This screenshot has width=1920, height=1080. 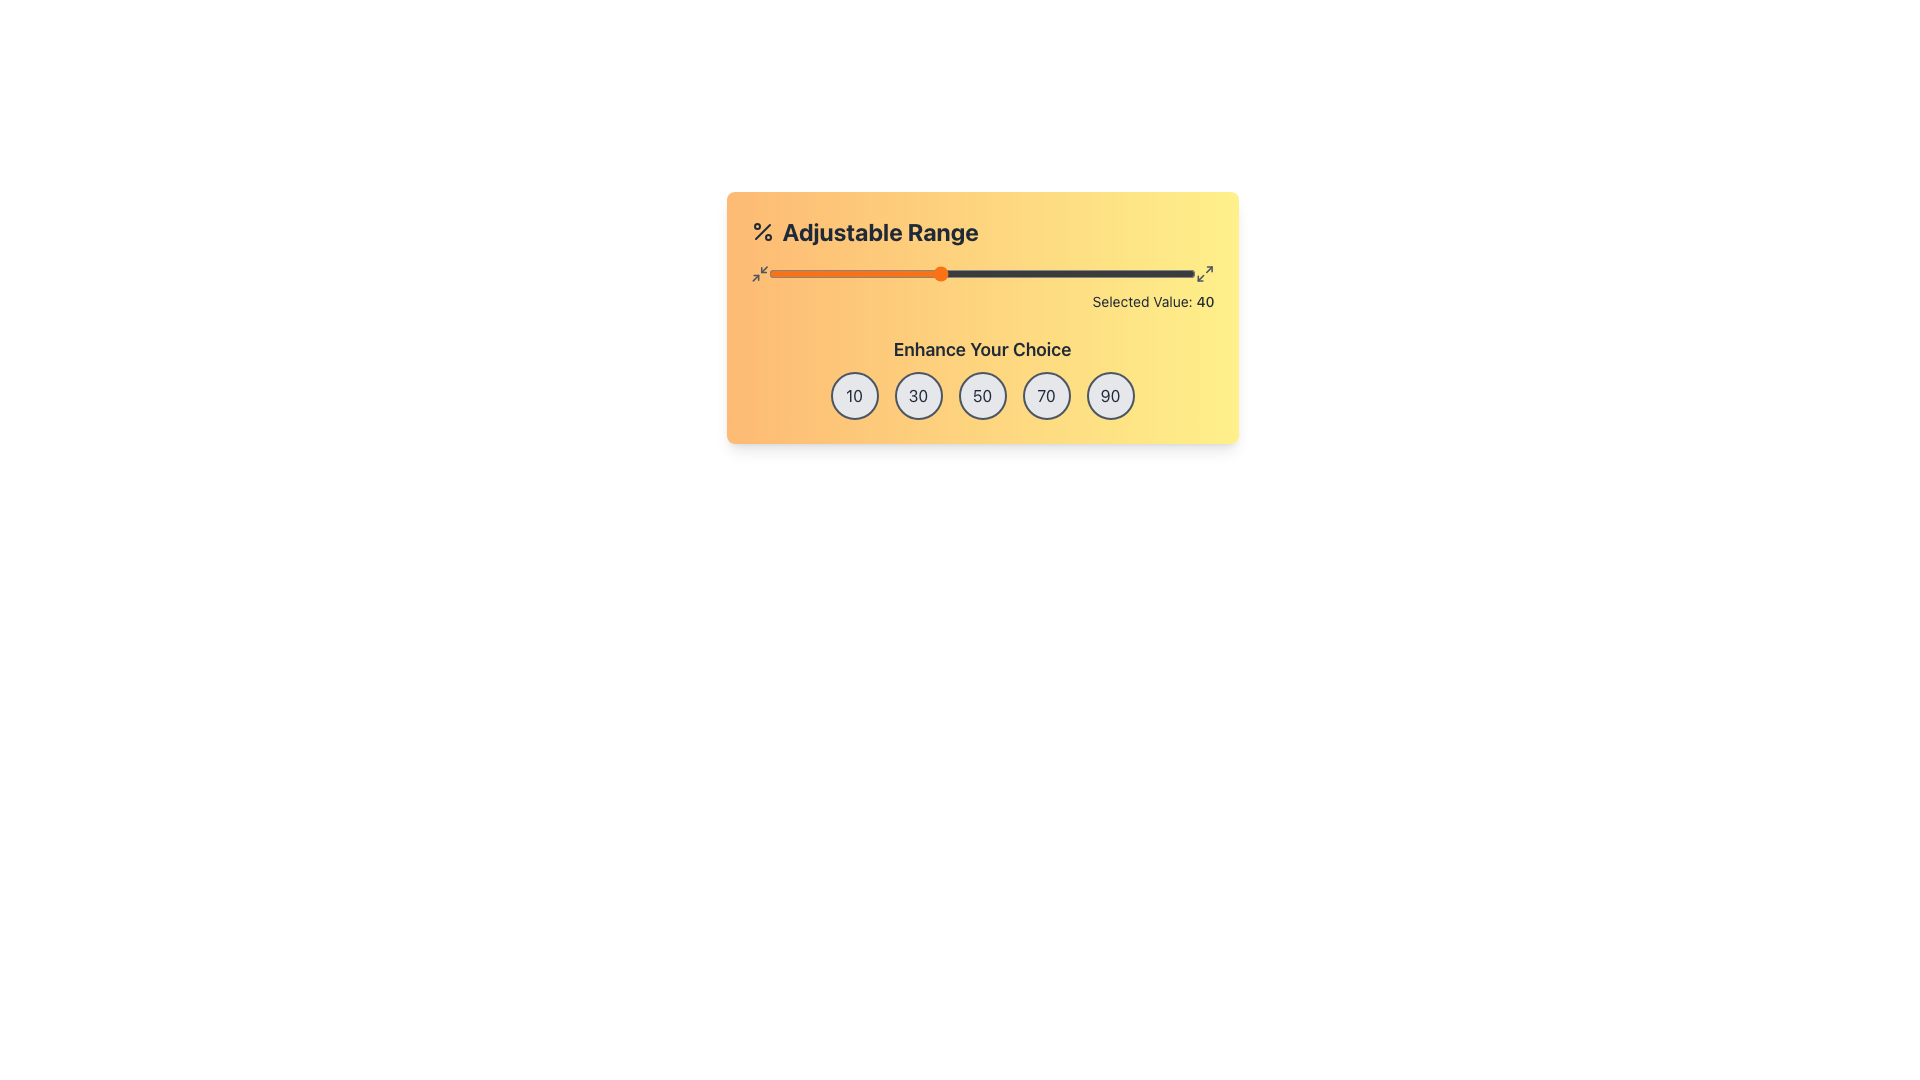 I want to click on the slider value, so click(x=1083, y=273).